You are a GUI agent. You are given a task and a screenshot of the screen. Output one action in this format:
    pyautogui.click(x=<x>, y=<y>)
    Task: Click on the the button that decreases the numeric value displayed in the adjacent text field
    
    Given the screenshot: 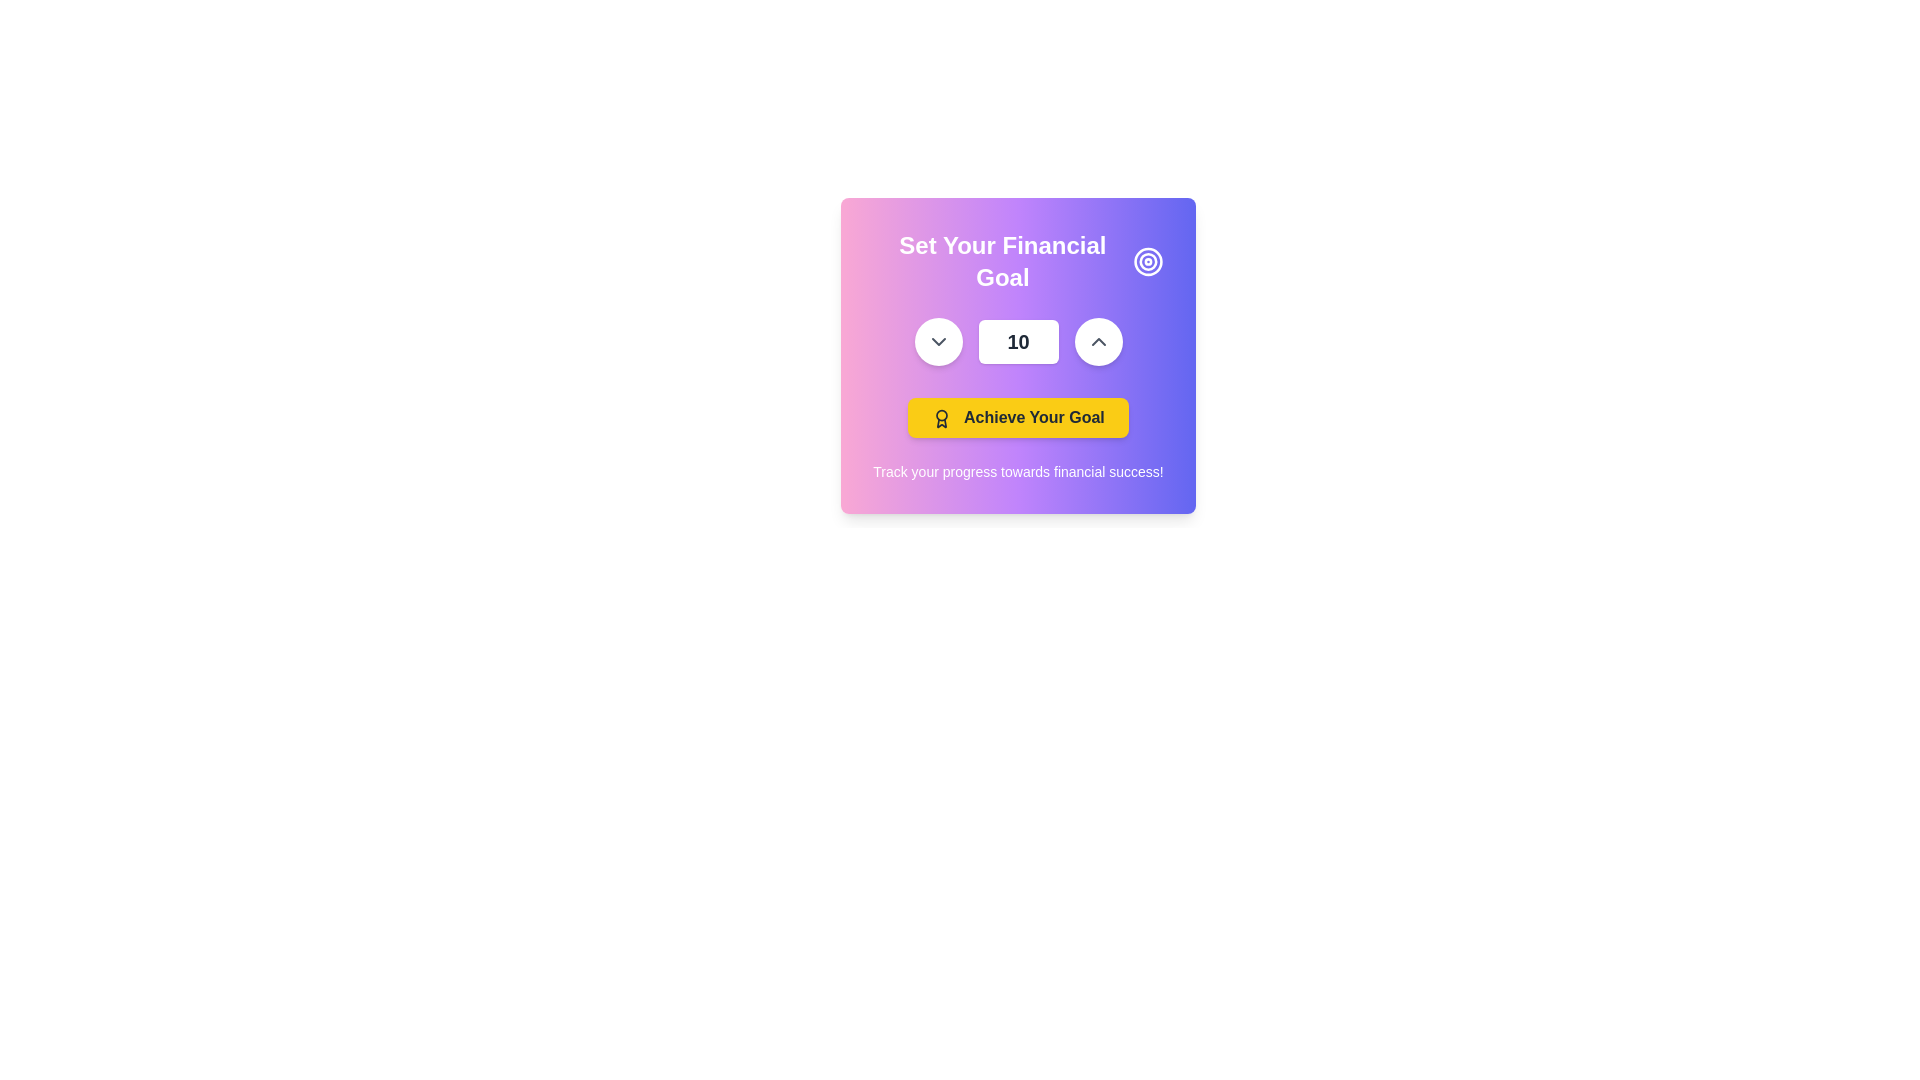 What is the action you would take?
    pyautogui.click(x=937, y=341)
    